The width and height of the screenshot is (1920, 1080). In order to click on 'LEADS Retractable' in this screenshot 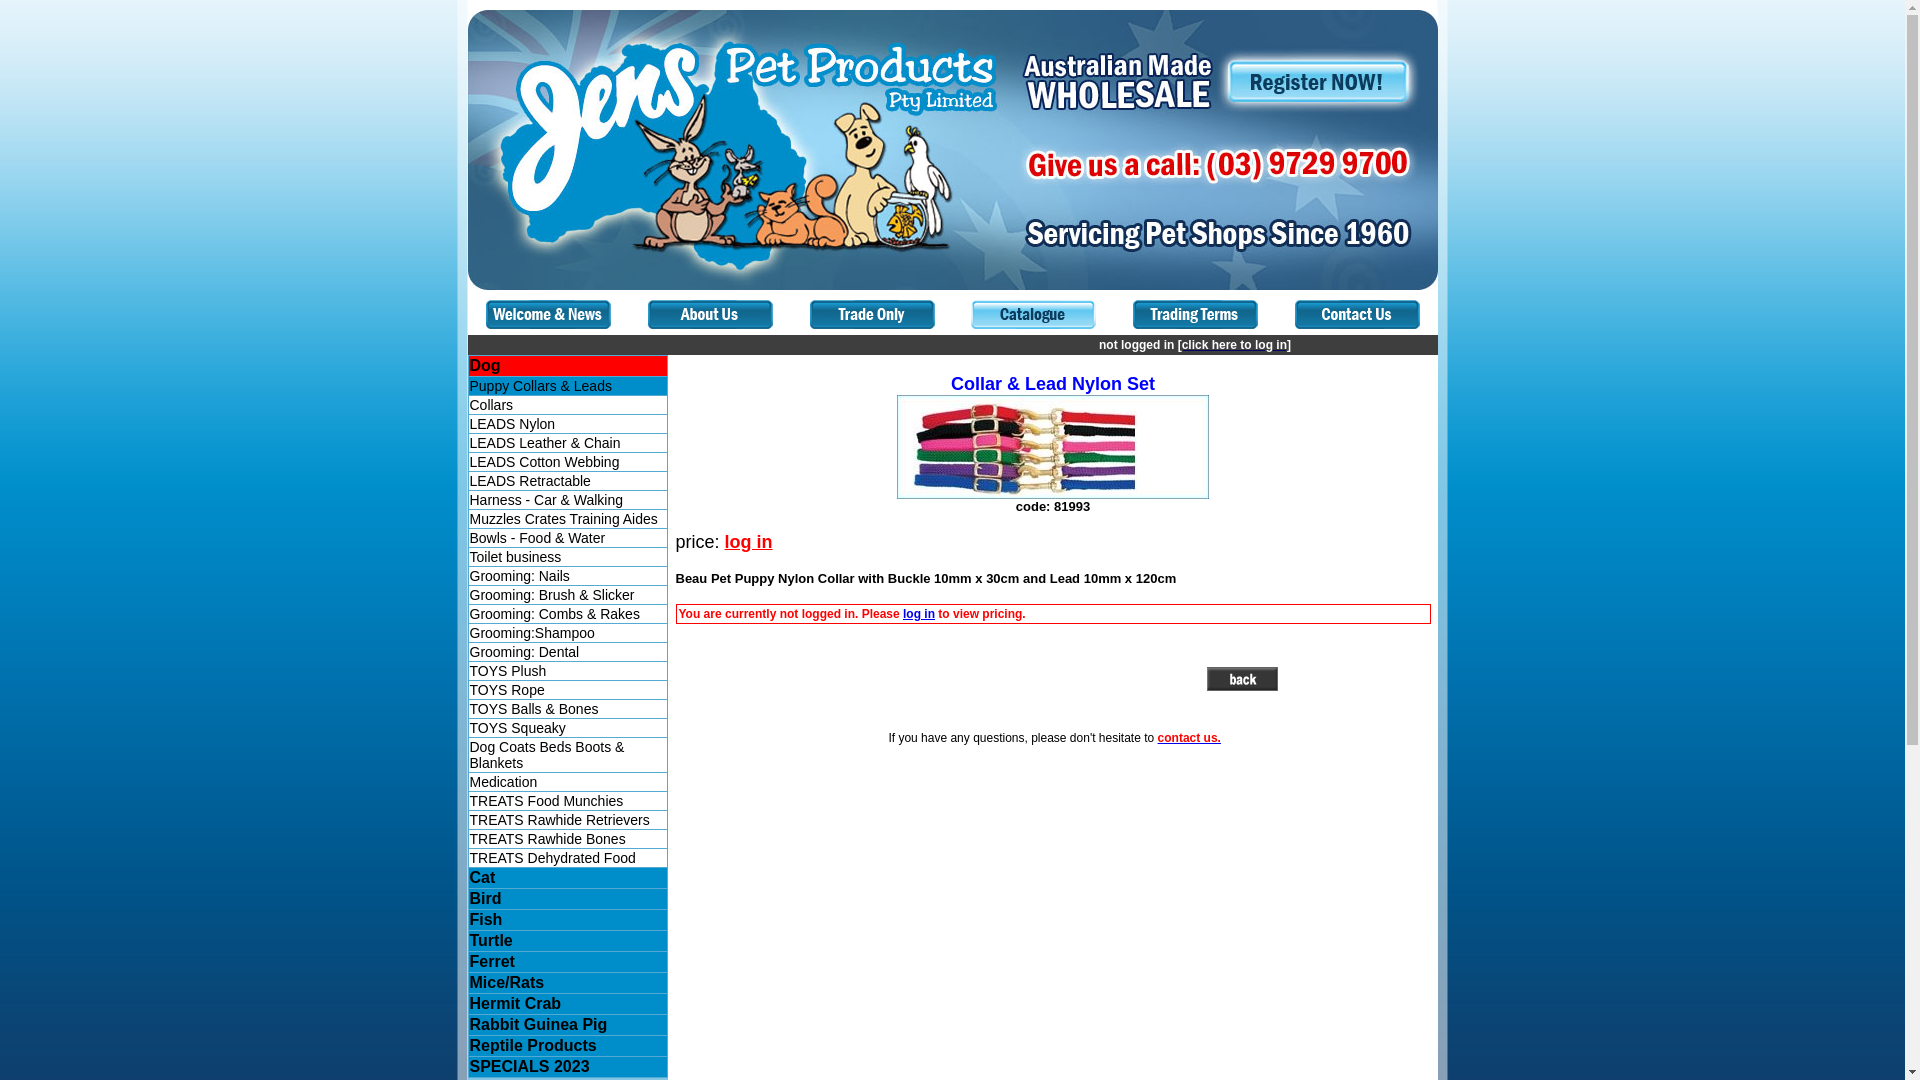, I will do `click(565, 481)`.